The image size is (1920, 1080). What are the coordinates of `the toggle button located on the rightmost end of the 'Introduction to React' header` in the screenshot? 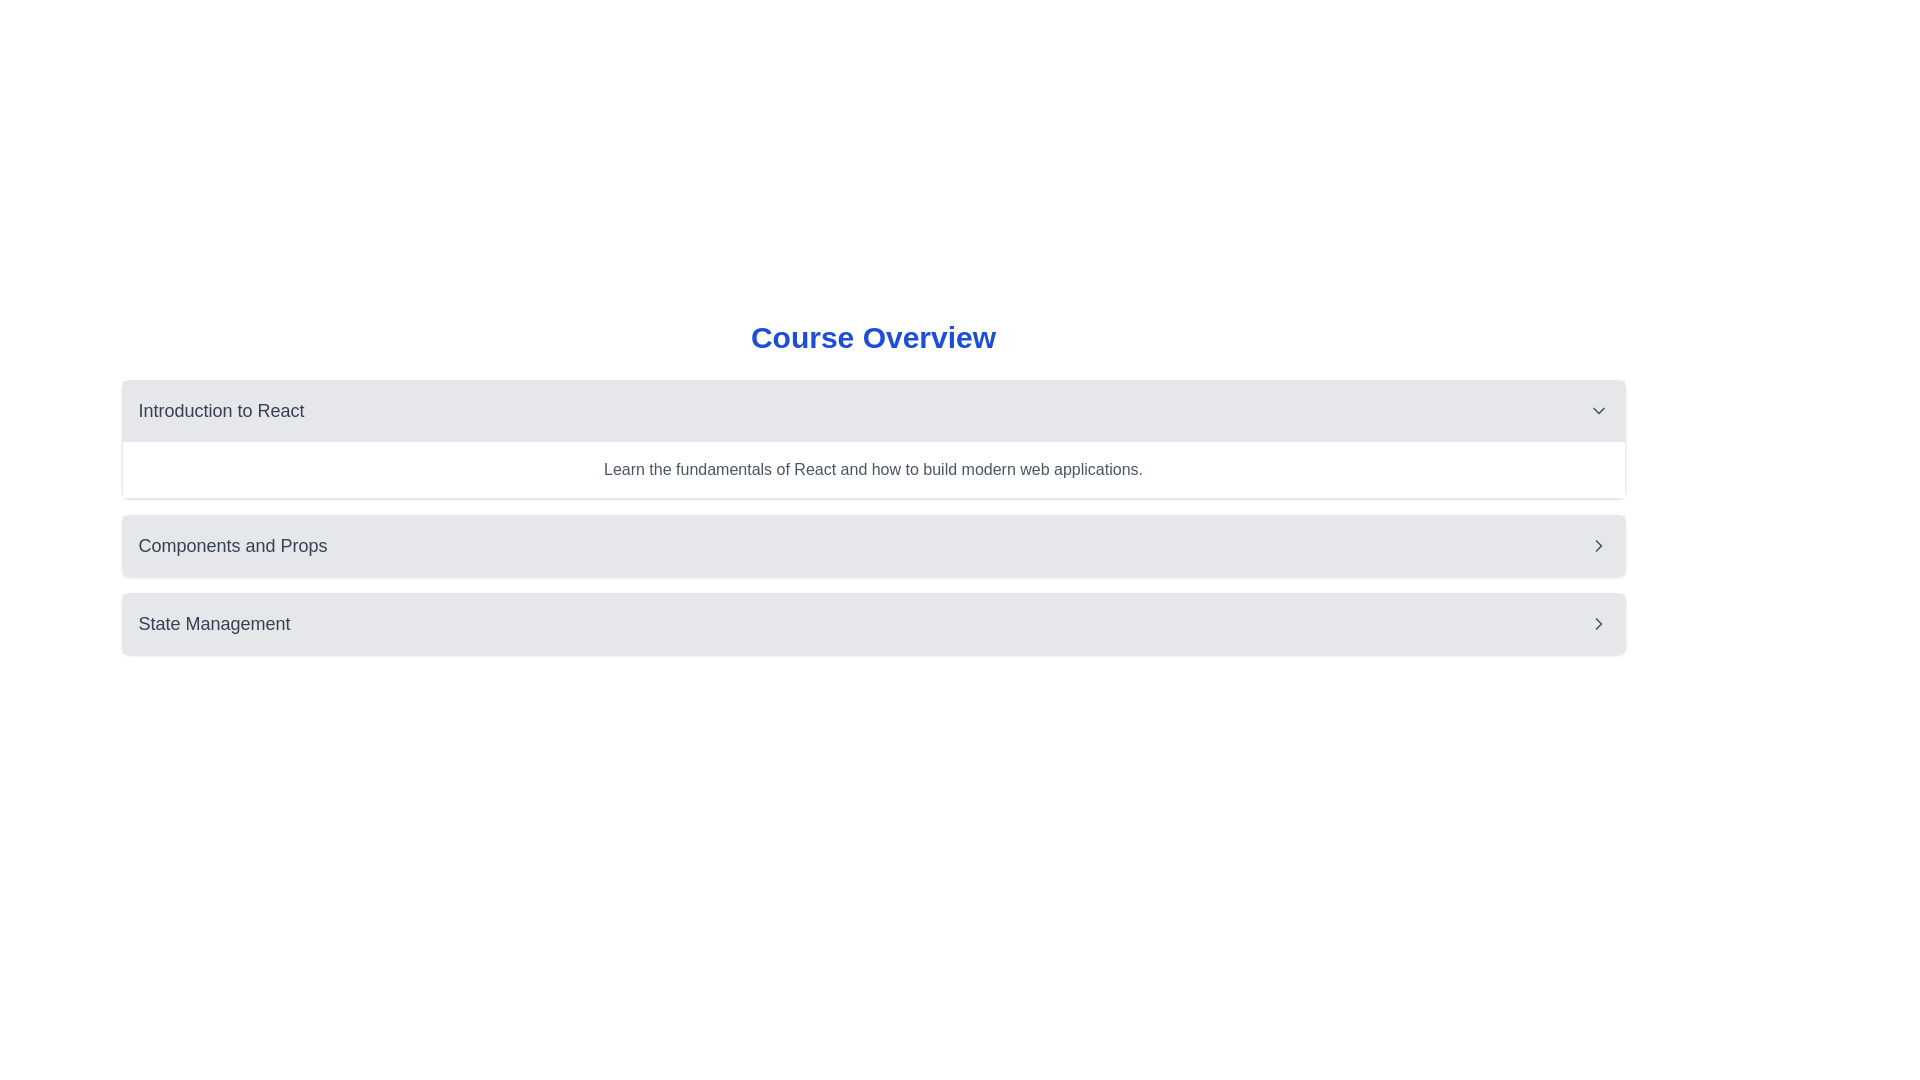 It's located at (1597, 410).